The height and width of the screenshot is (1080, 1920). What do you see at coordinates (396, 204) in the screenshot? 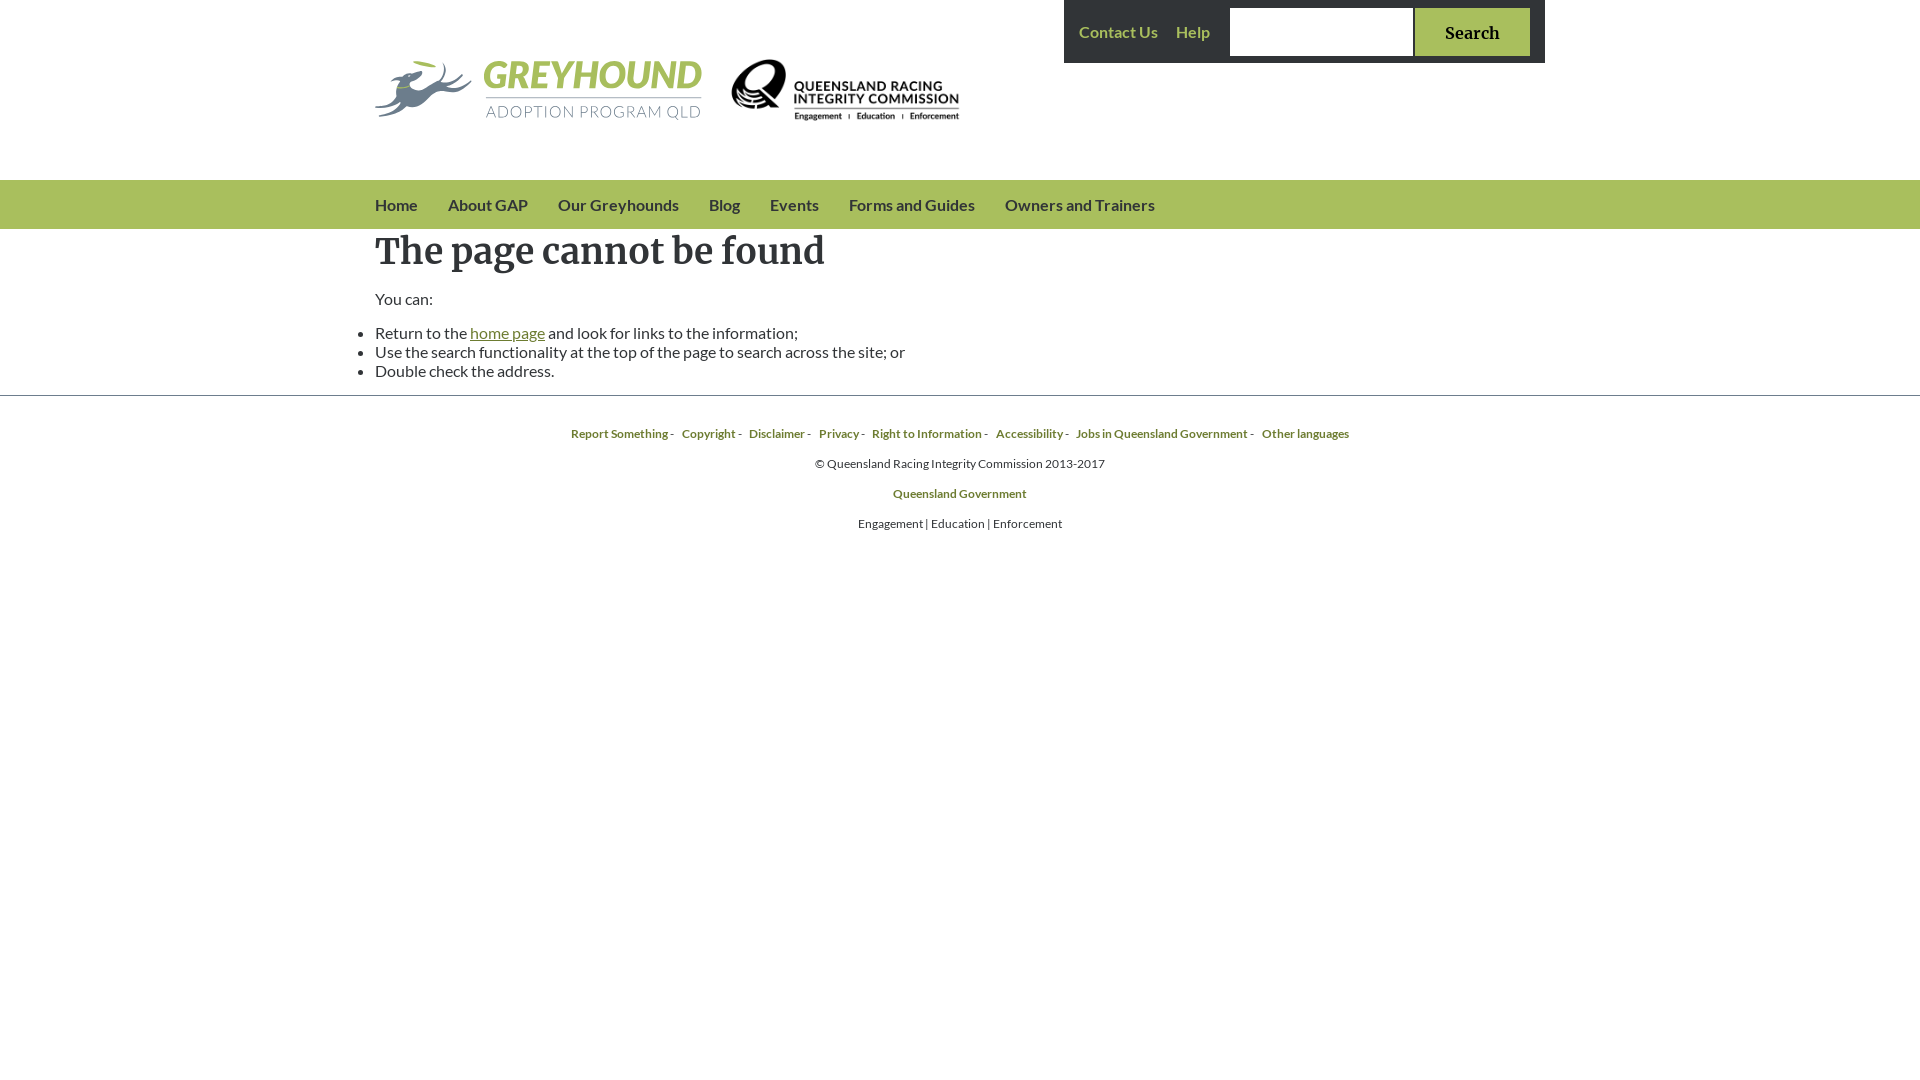
I see `'Home'` at bounding box center [396, 204].